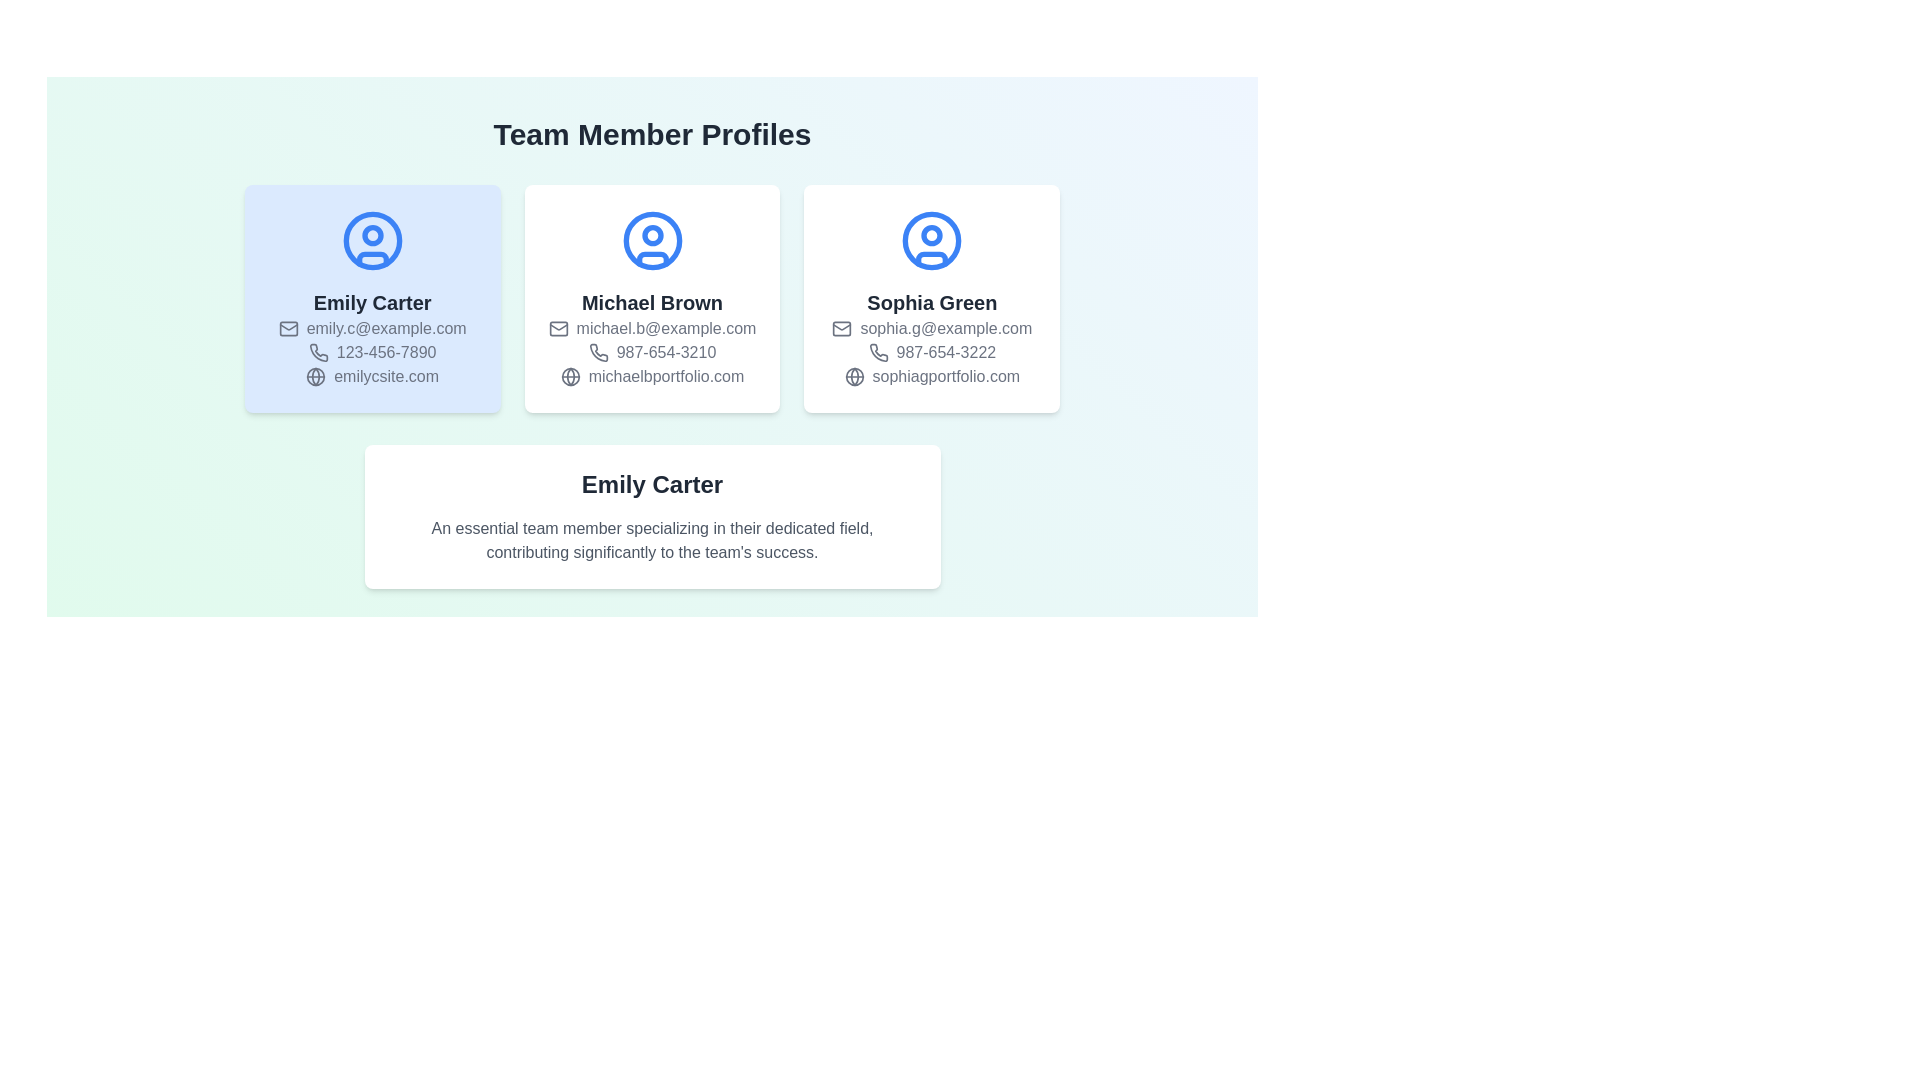  What do you see at coordinates (854, 377) in the screenshot?
I see `the small circular globe icon preceding the text link 'sophiagportfolio.com' in the 'Sophia Green' profile card` at bounding box center [854, 377].